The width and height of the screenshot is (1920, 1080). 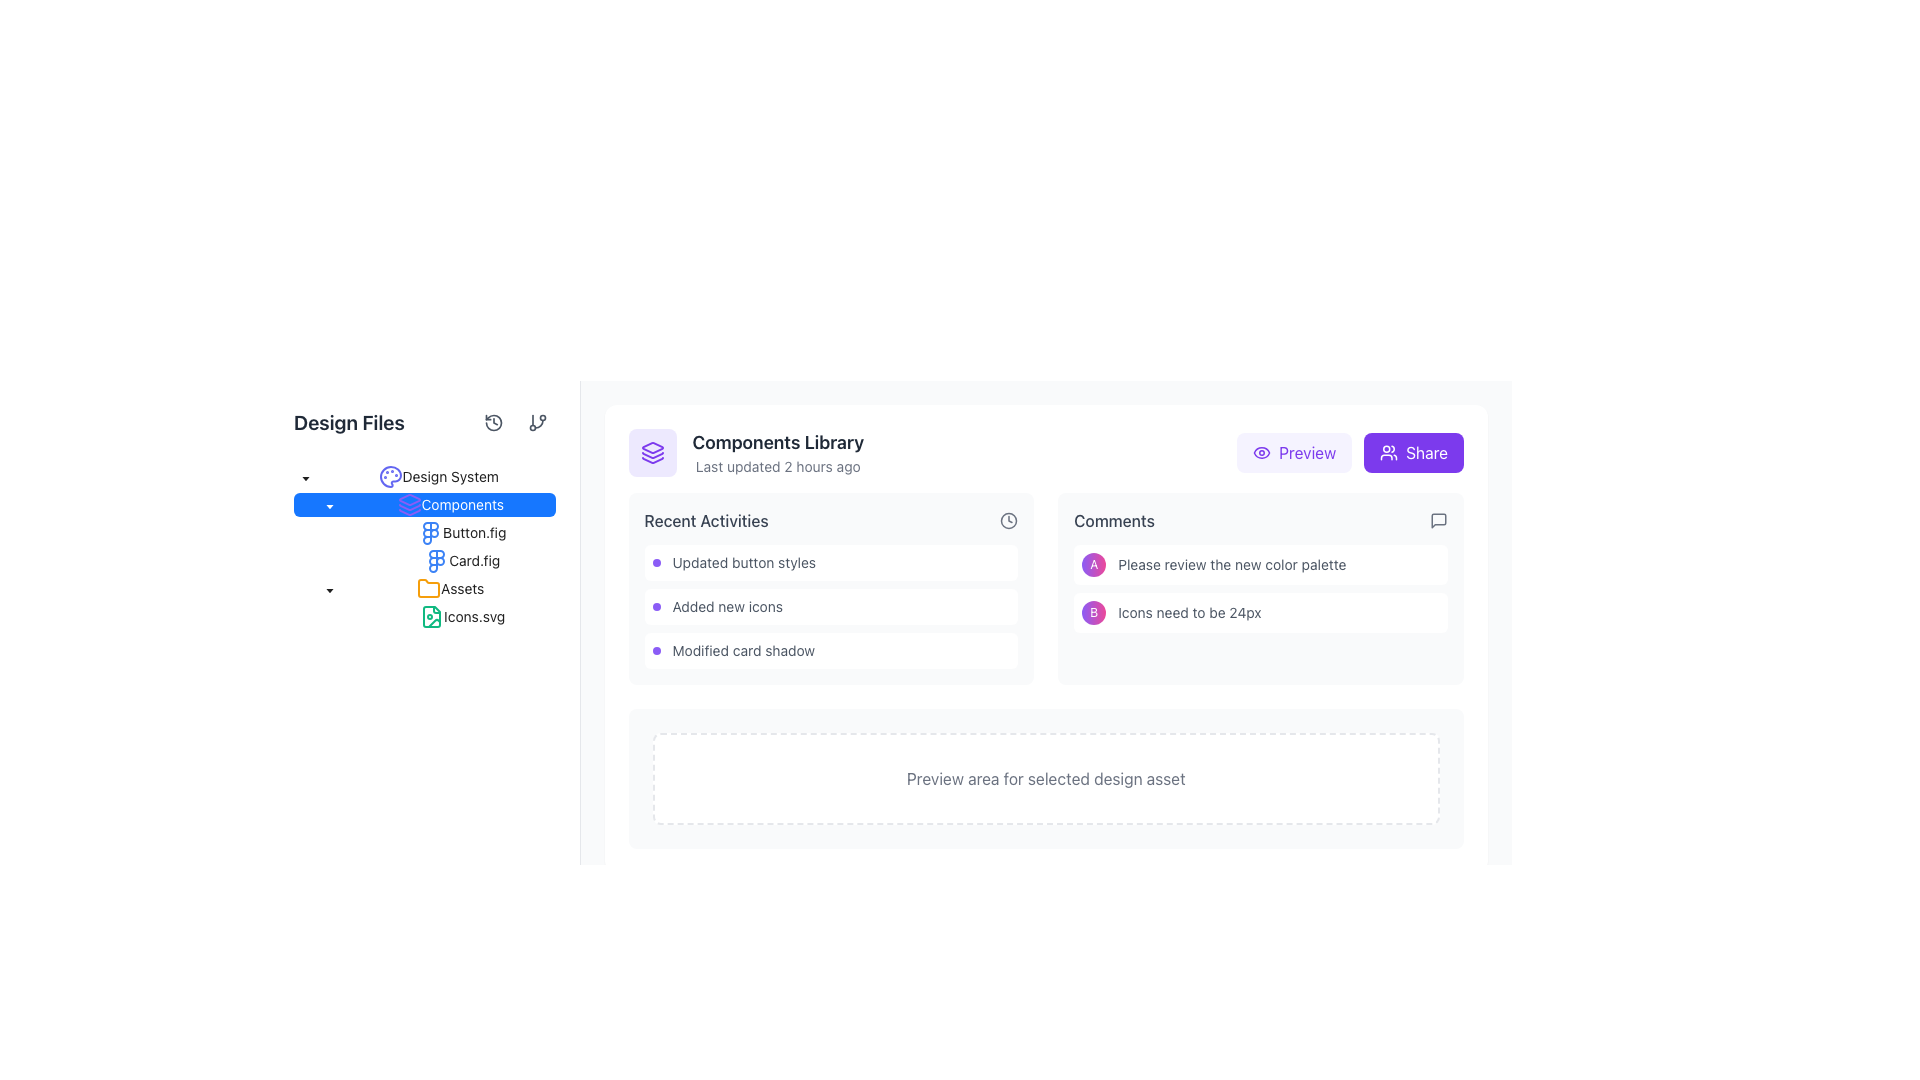 What do you see at coordinates (1350, 452) in the screenshot?
I see `the 'Preview' button, which is part of the Button Group located in the top-right corner of the interface, beneath the title 'Components Library'` at bounding box center [1350, 452].